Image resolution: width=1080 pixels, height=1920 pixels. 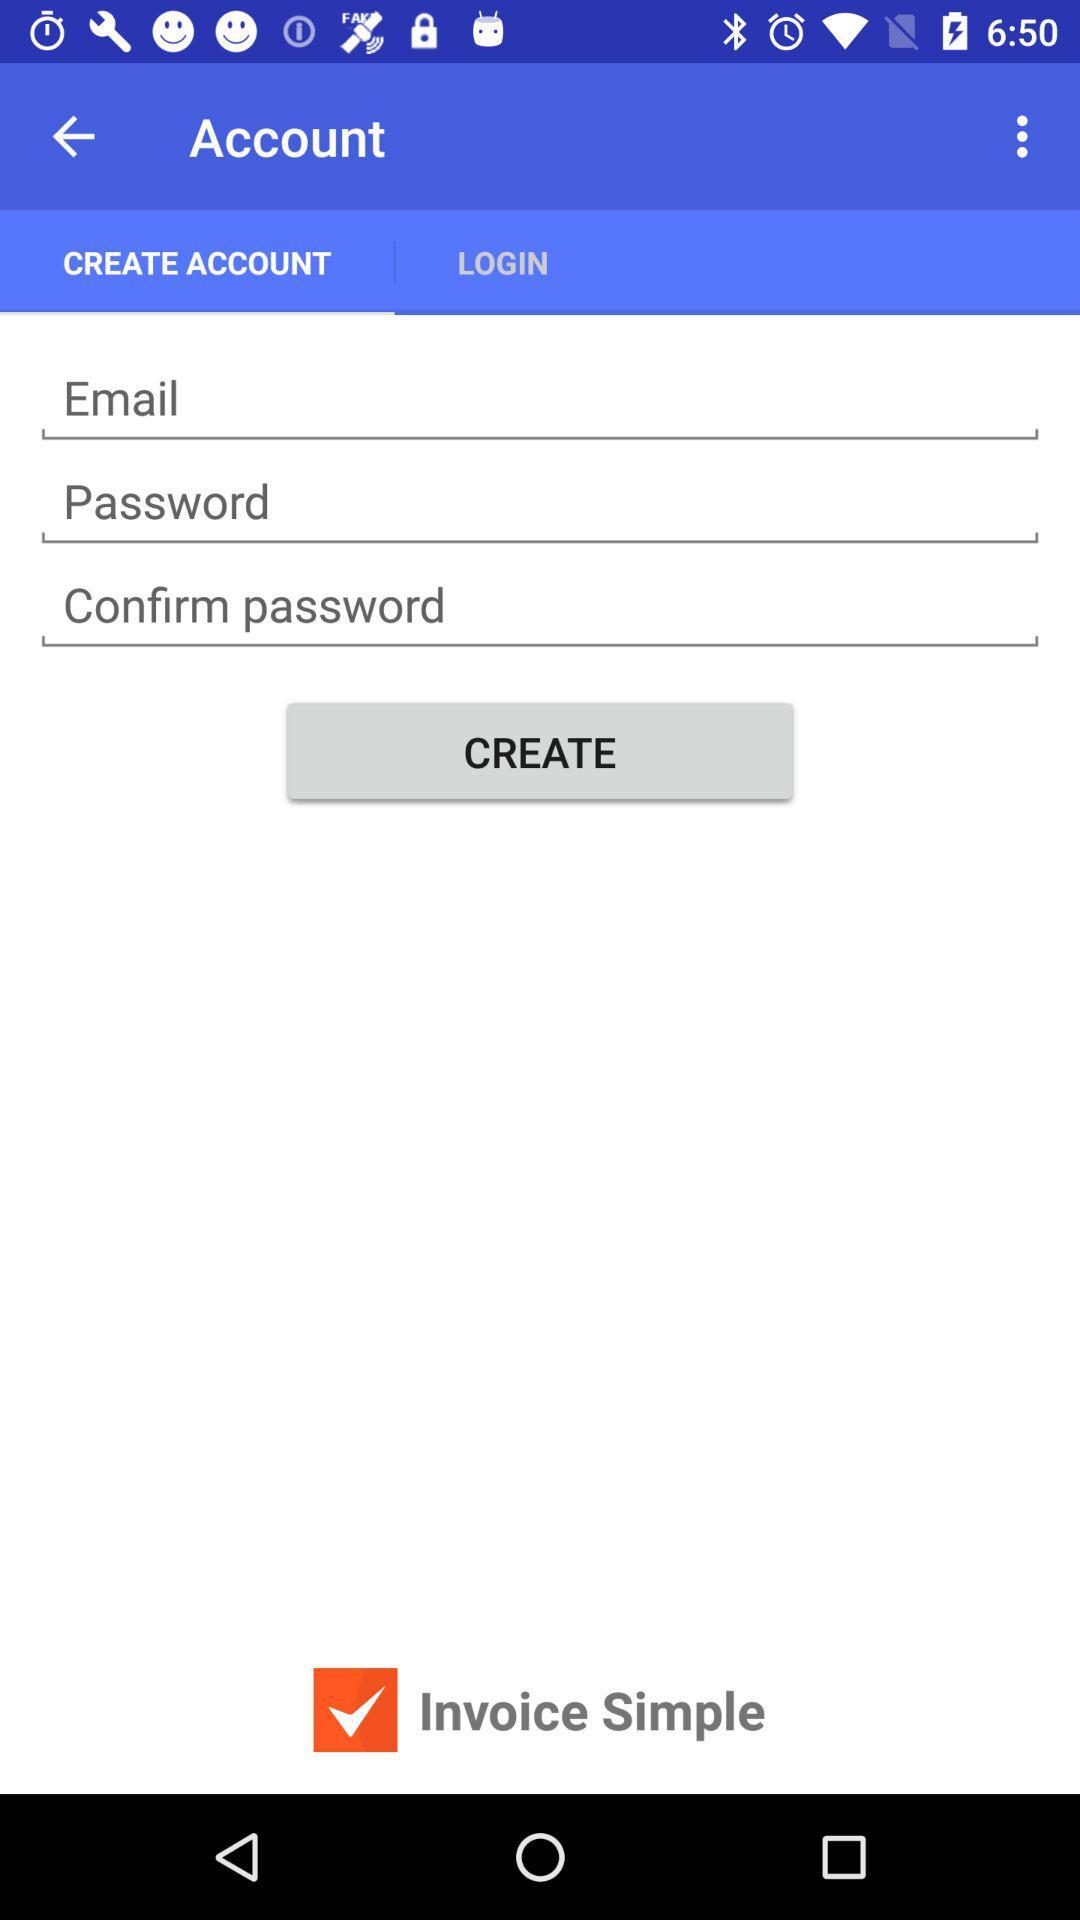 I want to click on the password, so click(x=540, y=501).